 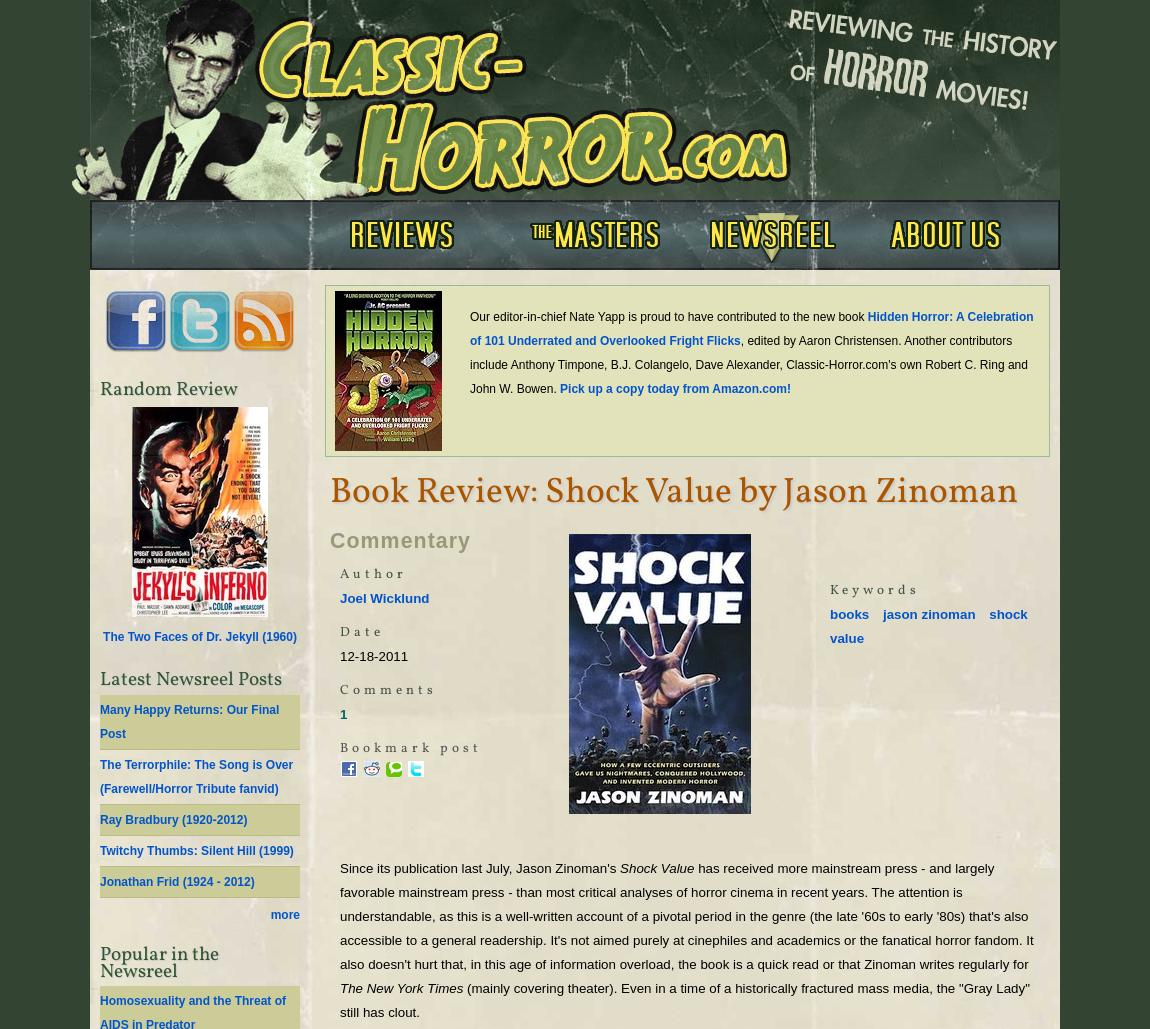 What do you see at coordinates (928, 626) in the screenshot?
I see `'shock value'` at bounding box center [928, 626].